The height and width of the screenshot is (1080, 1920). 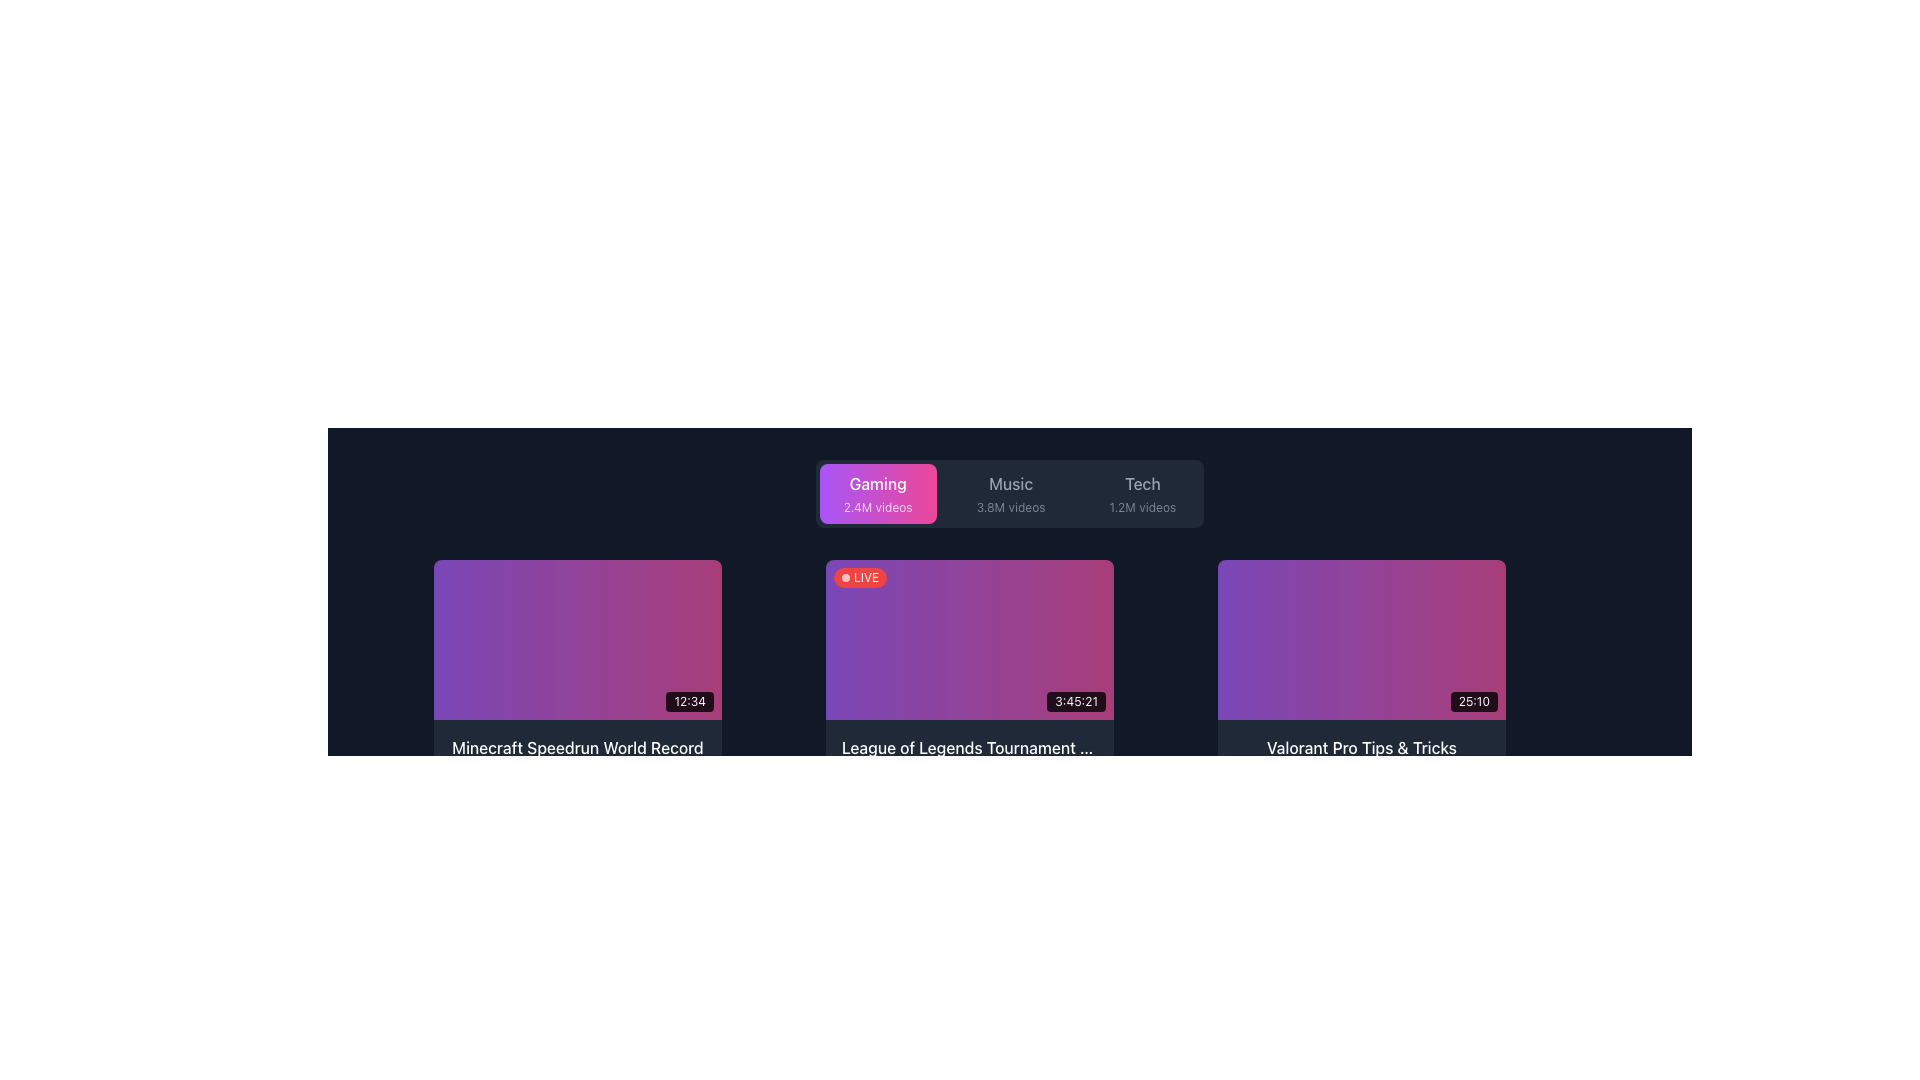 What do you see at coordinates (1009, 493) in the screenshot?
I see `the 'Music' segment of the horizontal menu bar` at bounding box center [1009, 493].